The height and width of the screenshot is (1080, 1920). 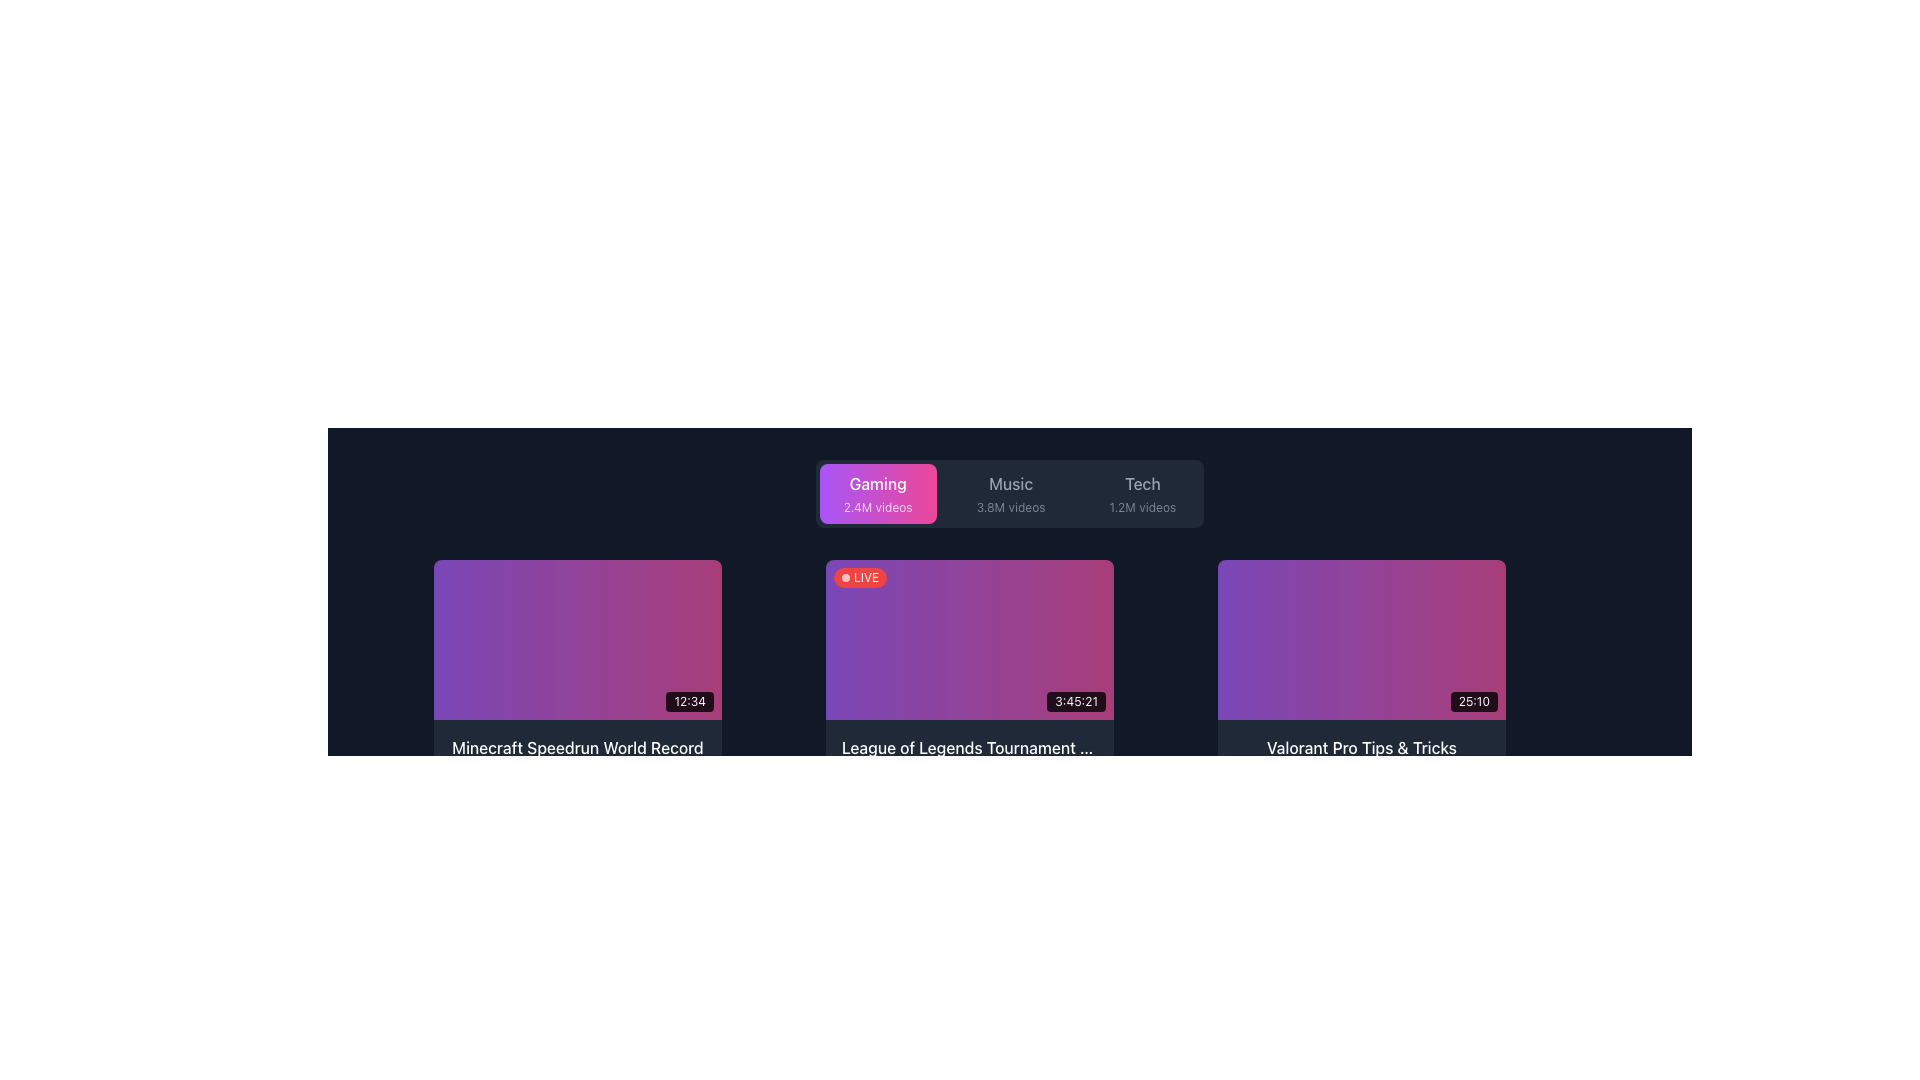 What do you see at coordinates (1009, 493) in the screenshot?
I see `the 'Music' segment of the horizontal menu bar` at bounding box center [1009, 493].